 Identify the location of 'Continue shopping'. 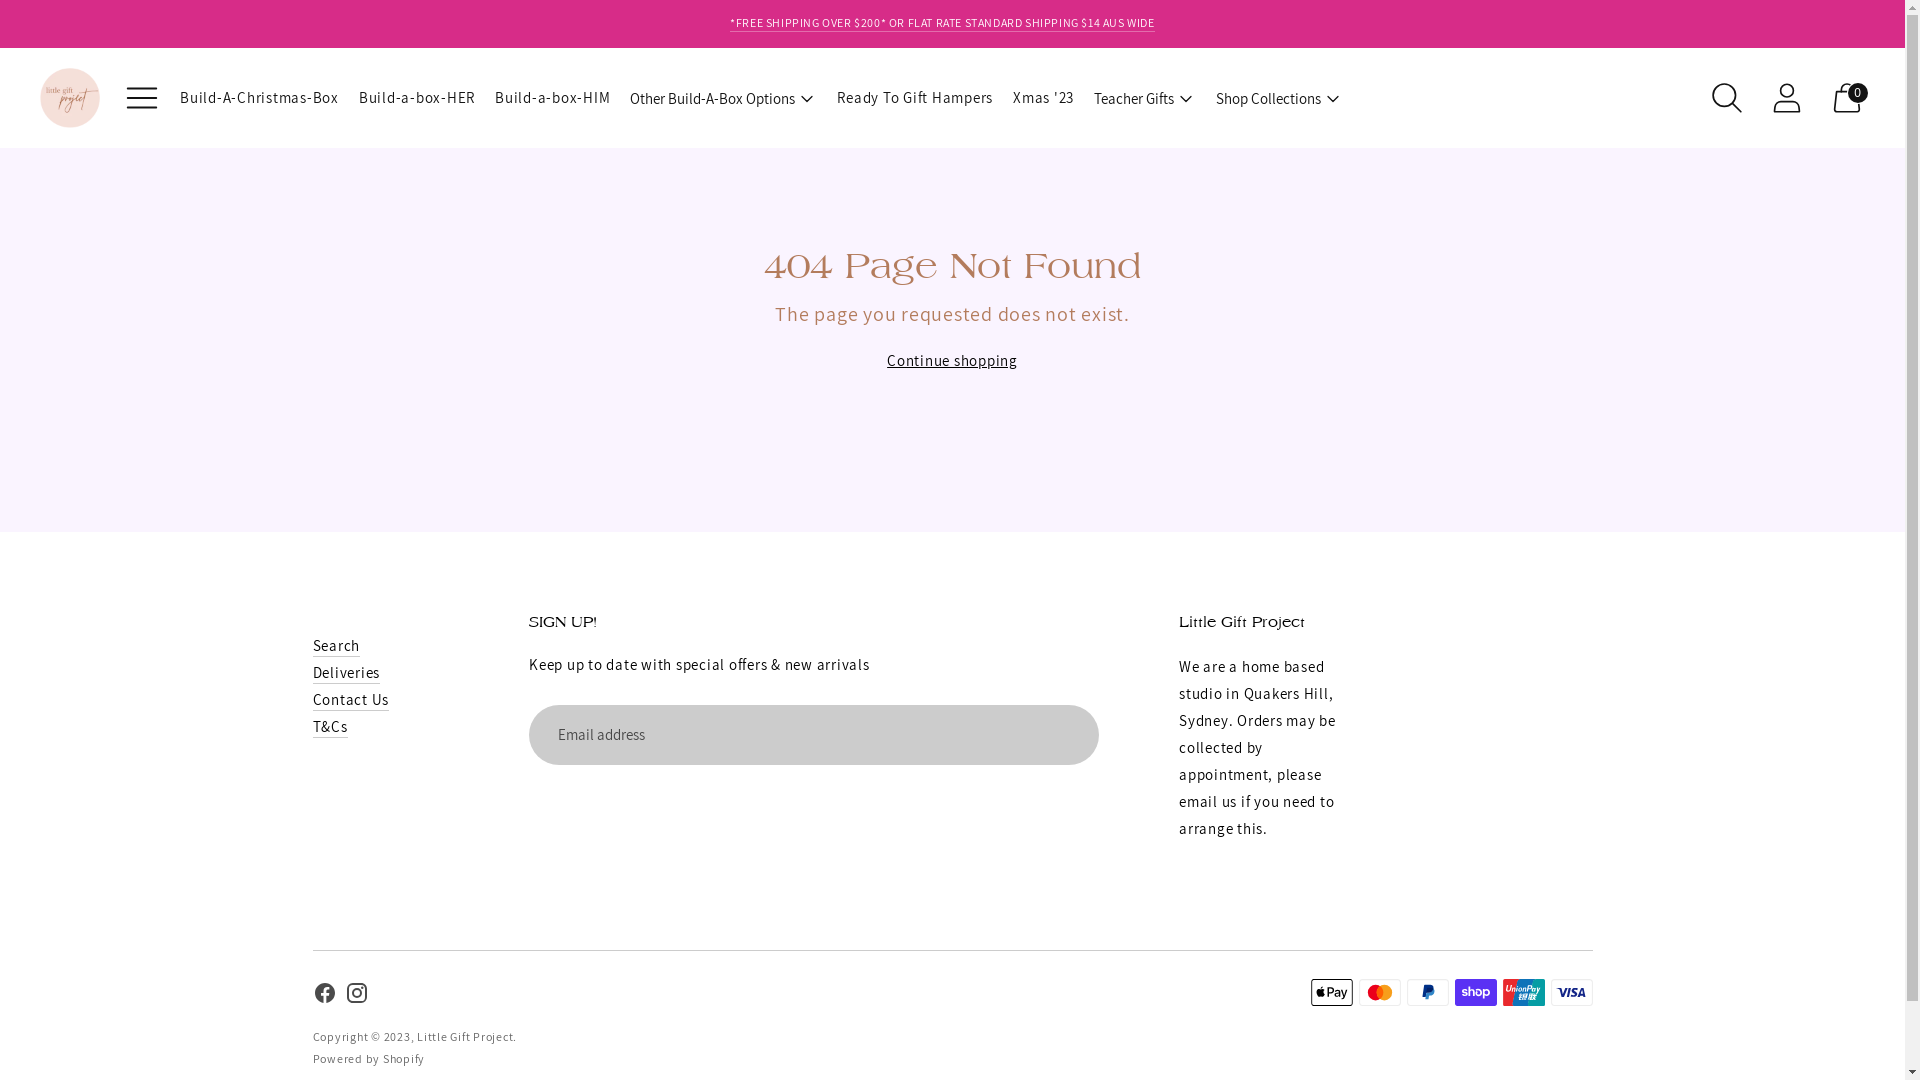
(951, 360).